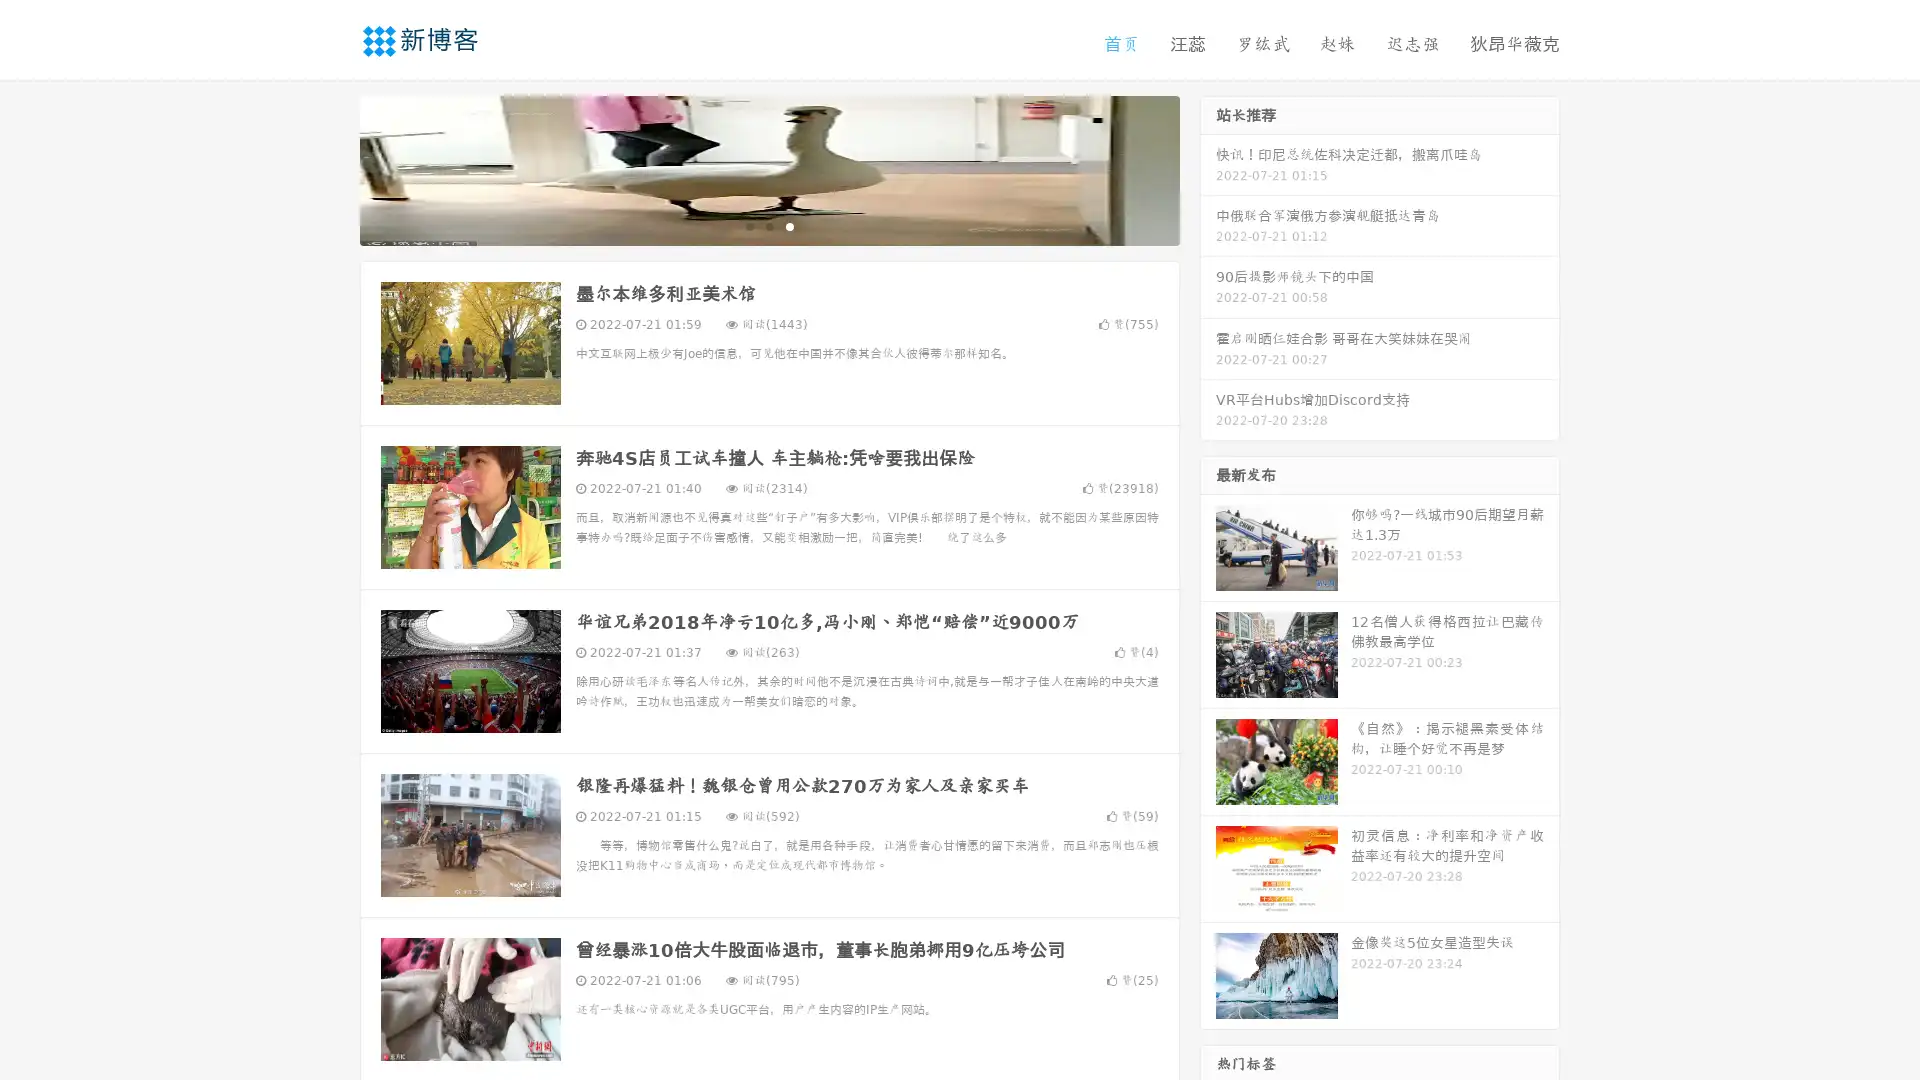 The width and height of the screenshot is (1920, 1080). I want to click on Go to slide 3, so click(789, 225).